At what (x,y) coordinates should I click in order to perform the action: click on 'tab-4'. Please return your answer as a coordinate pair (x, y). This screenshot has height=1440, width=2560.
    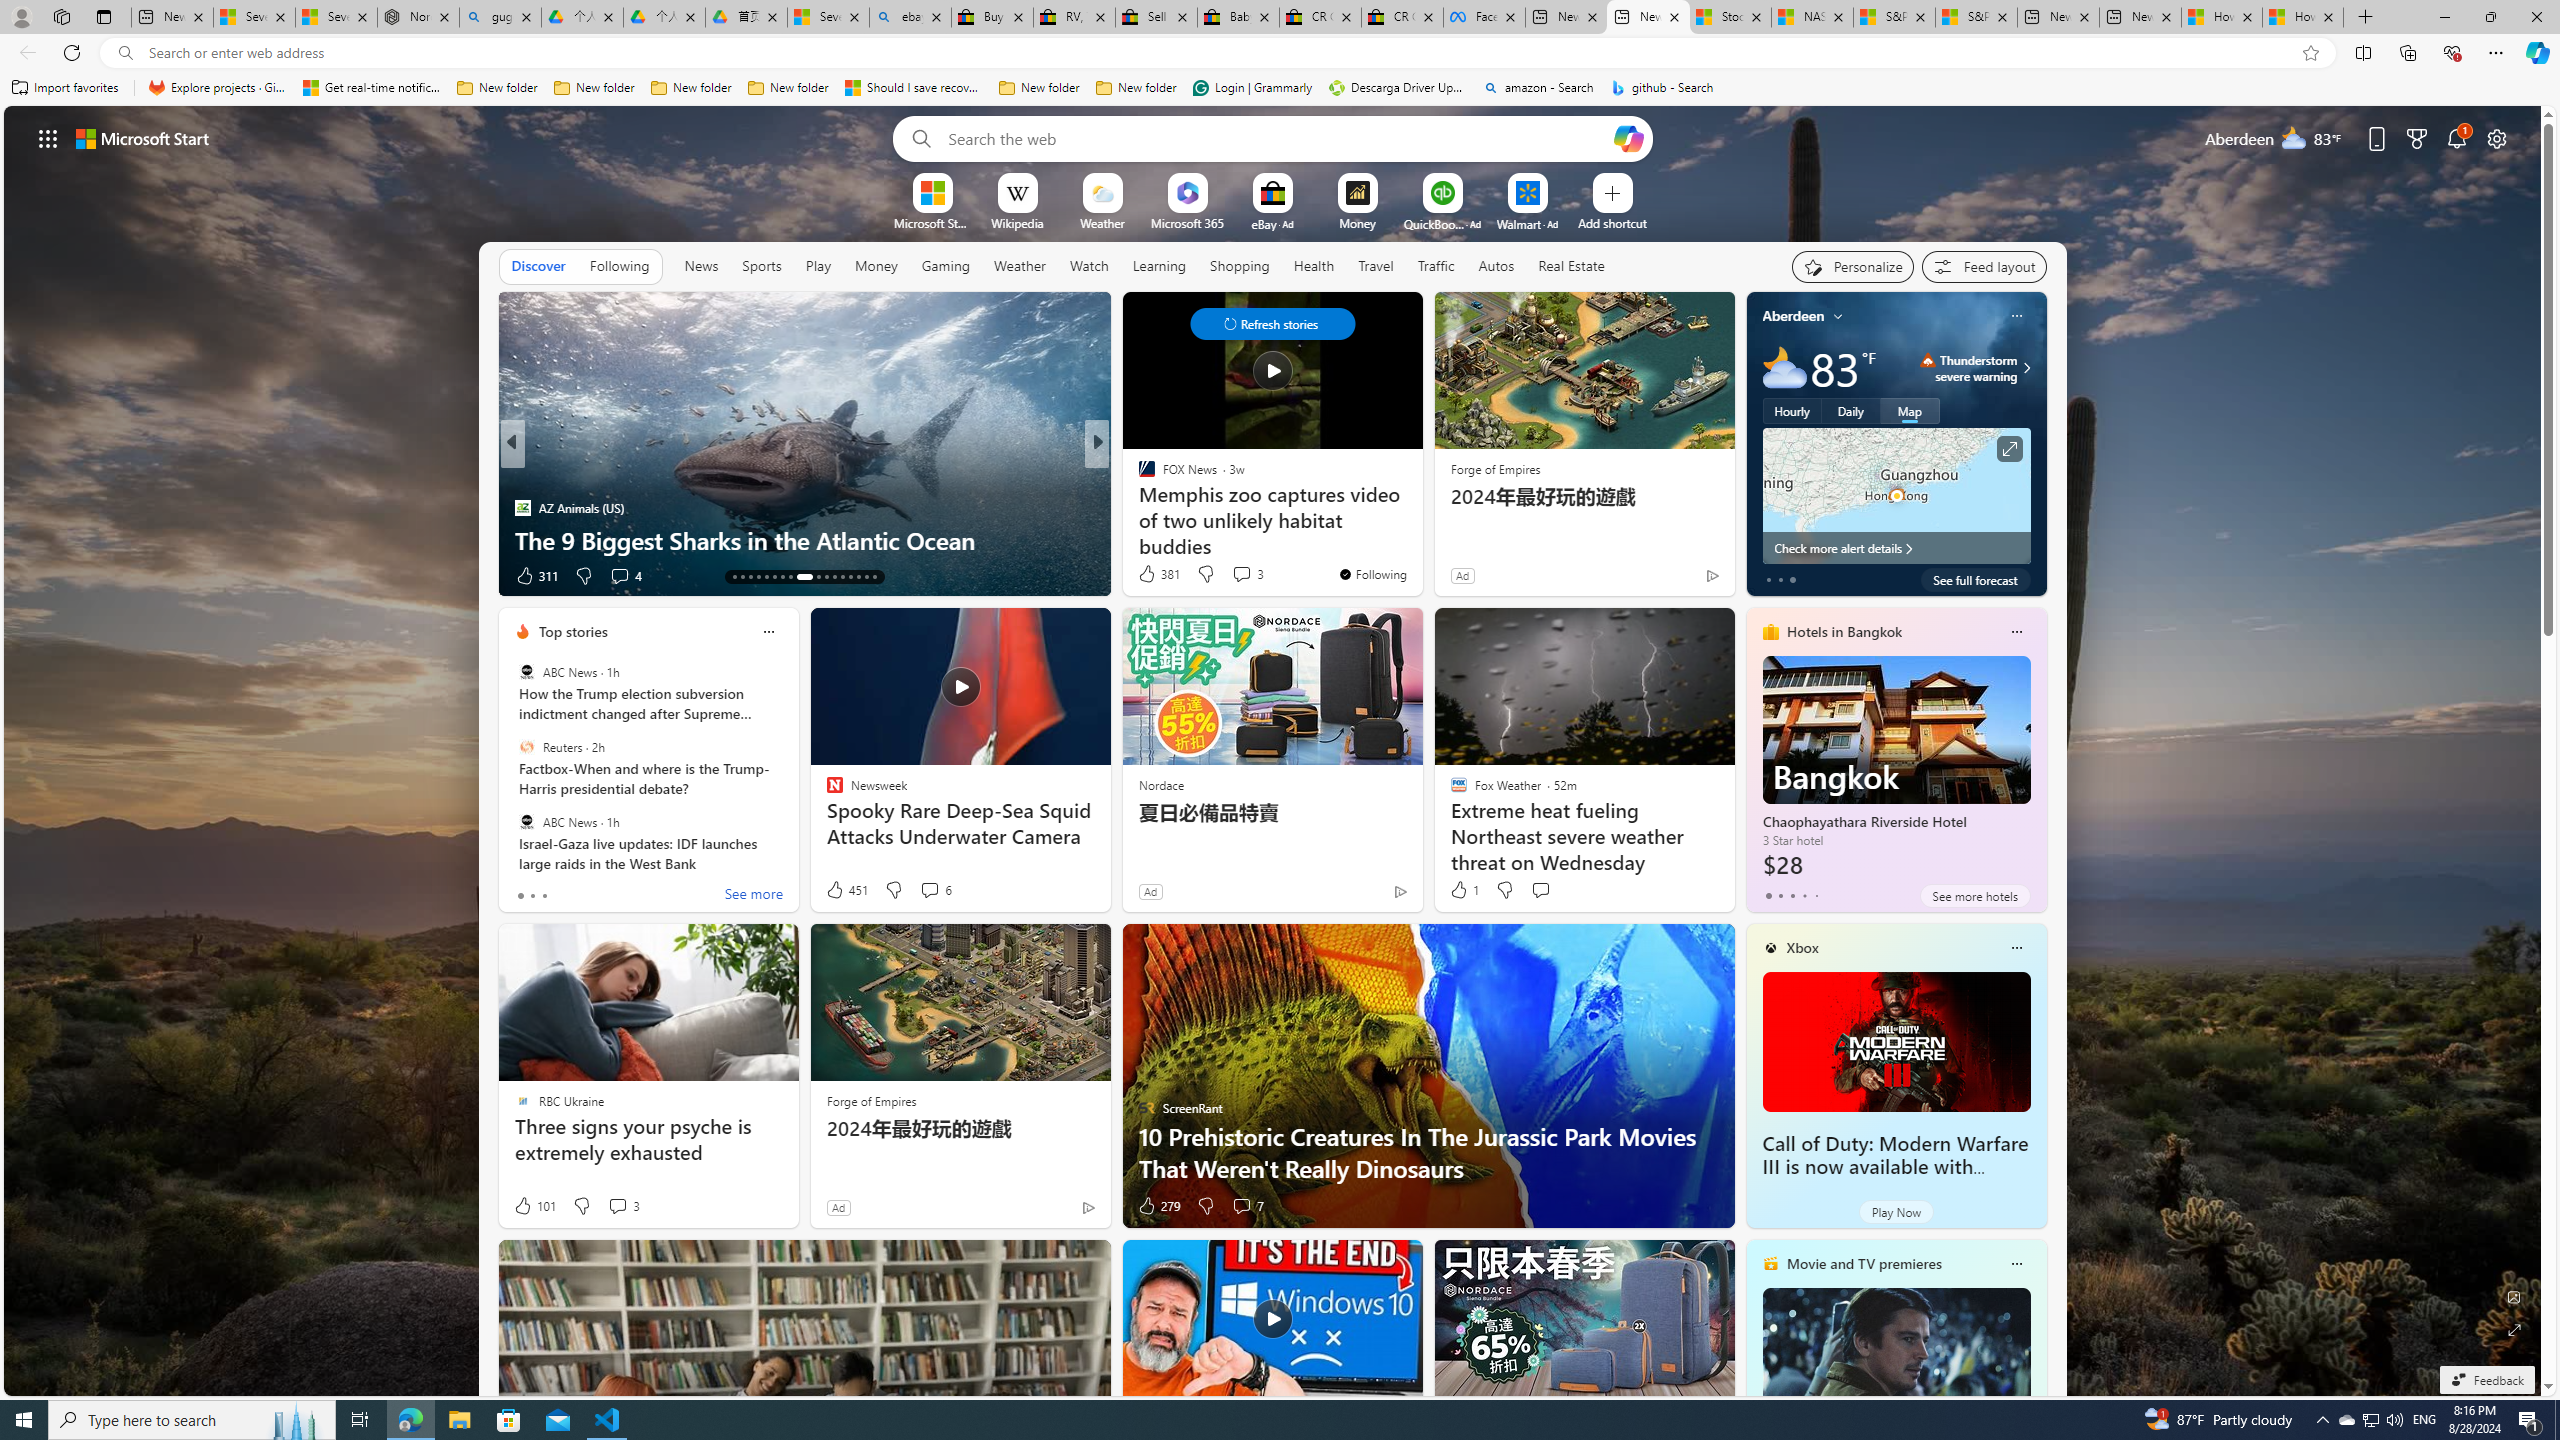
    Looking at the image, I should click on (1815, 895).